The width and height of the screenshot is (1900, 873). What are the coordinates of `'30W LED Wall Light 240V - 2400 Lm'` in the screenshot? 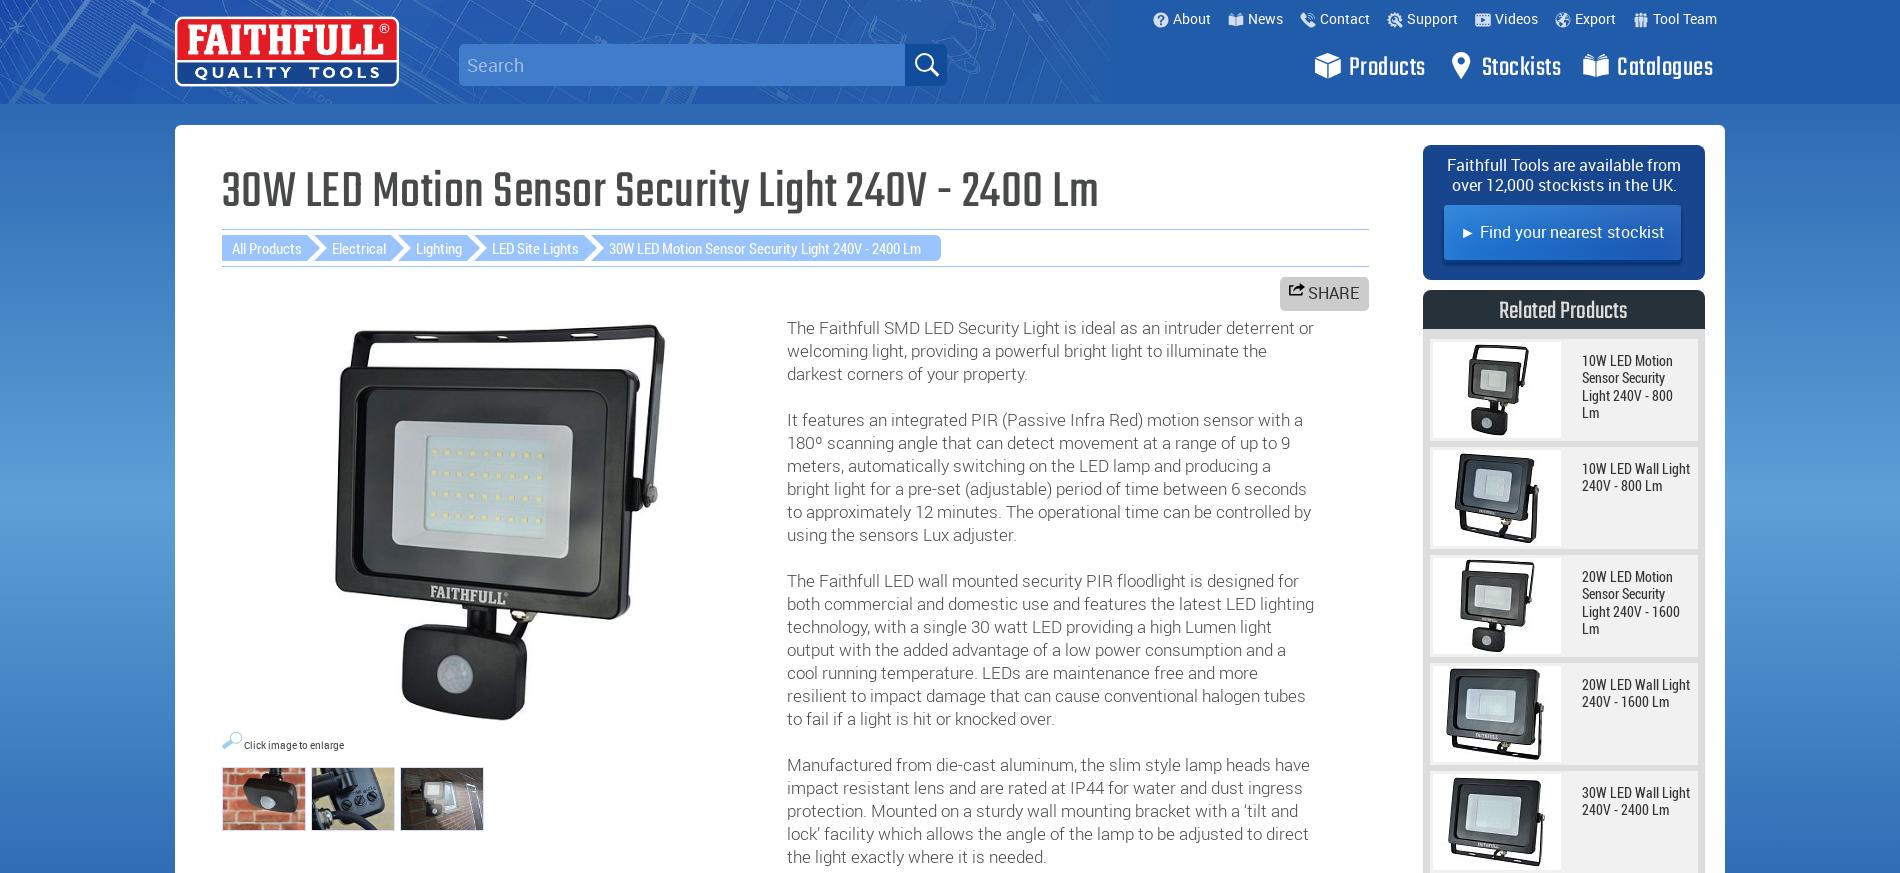 It's located at (1636, 800).